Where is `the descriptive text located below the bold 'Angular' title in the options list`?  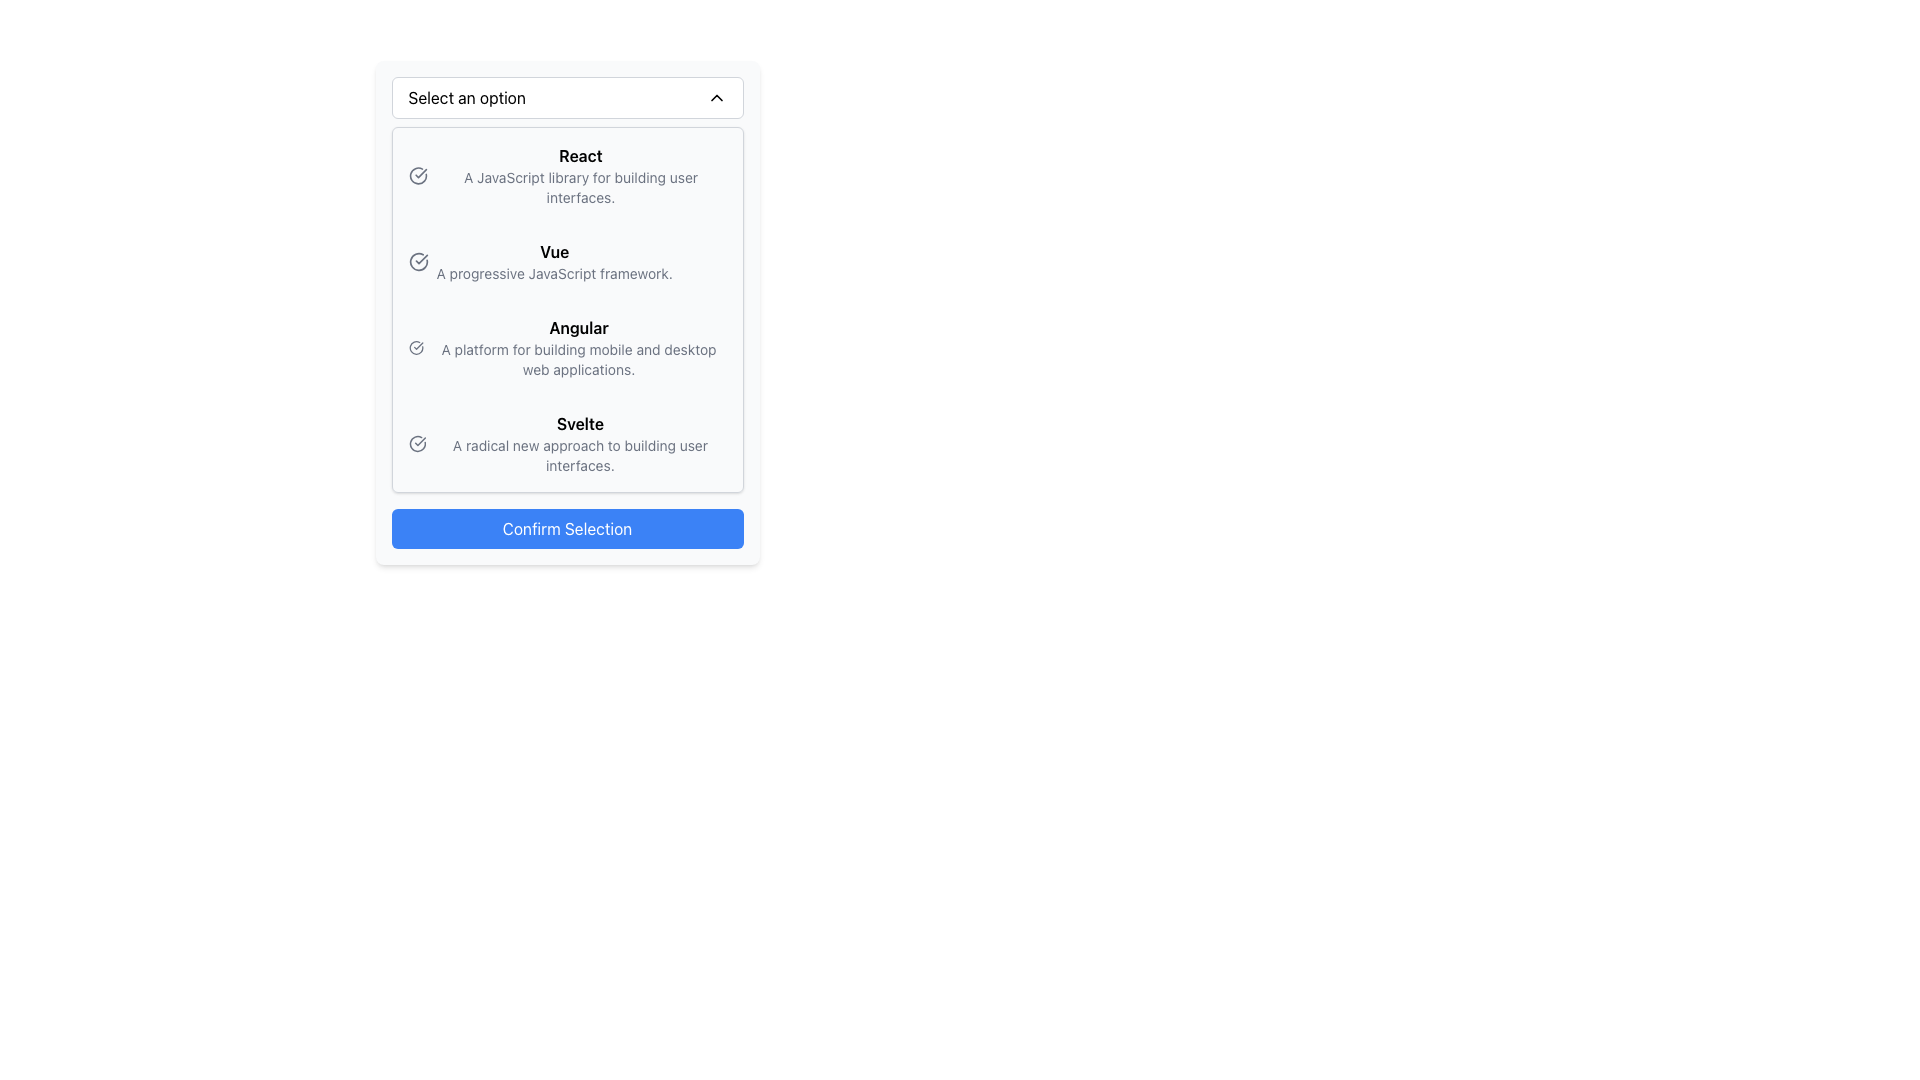
the descriptive text located below the bold 'Angular' title in the options list is located at coordinates (578, 358).